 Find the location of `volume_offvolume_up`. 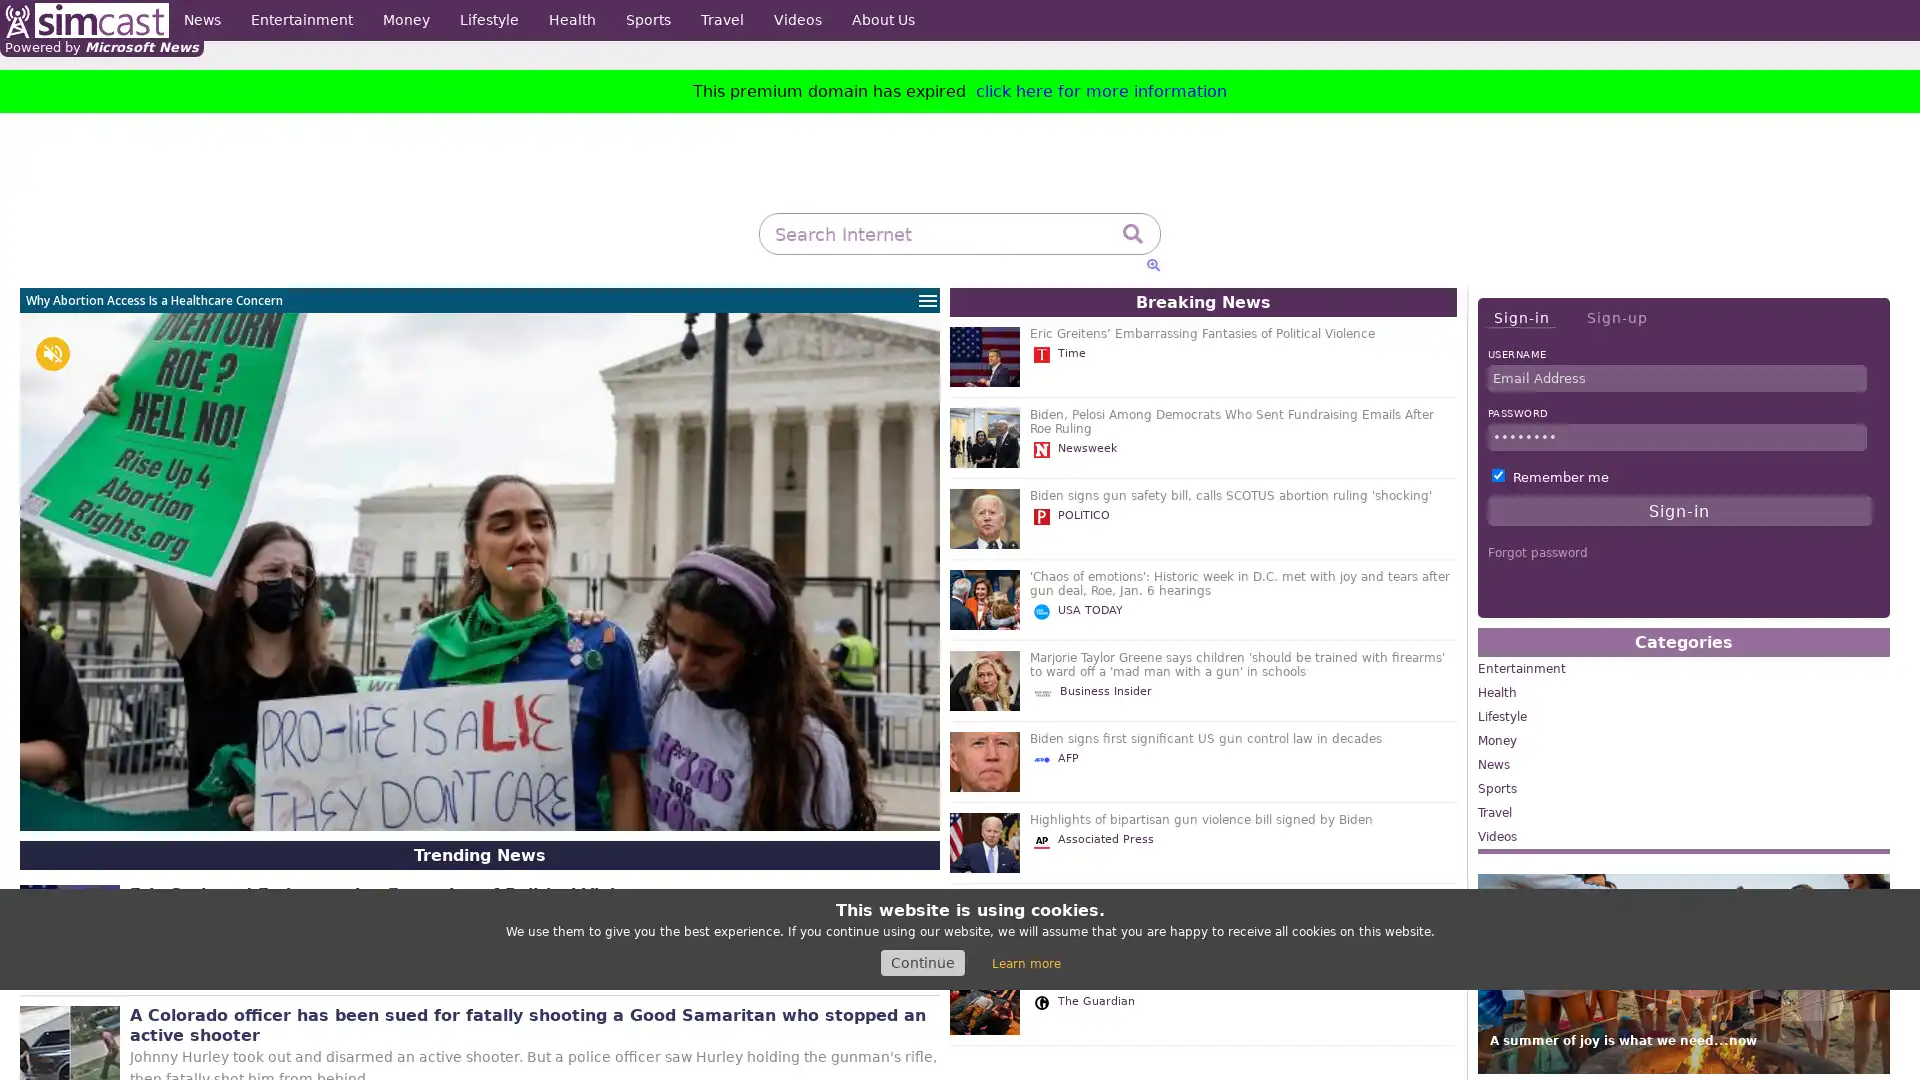

volume_offvolume_up is located at coordinates (52, 353).